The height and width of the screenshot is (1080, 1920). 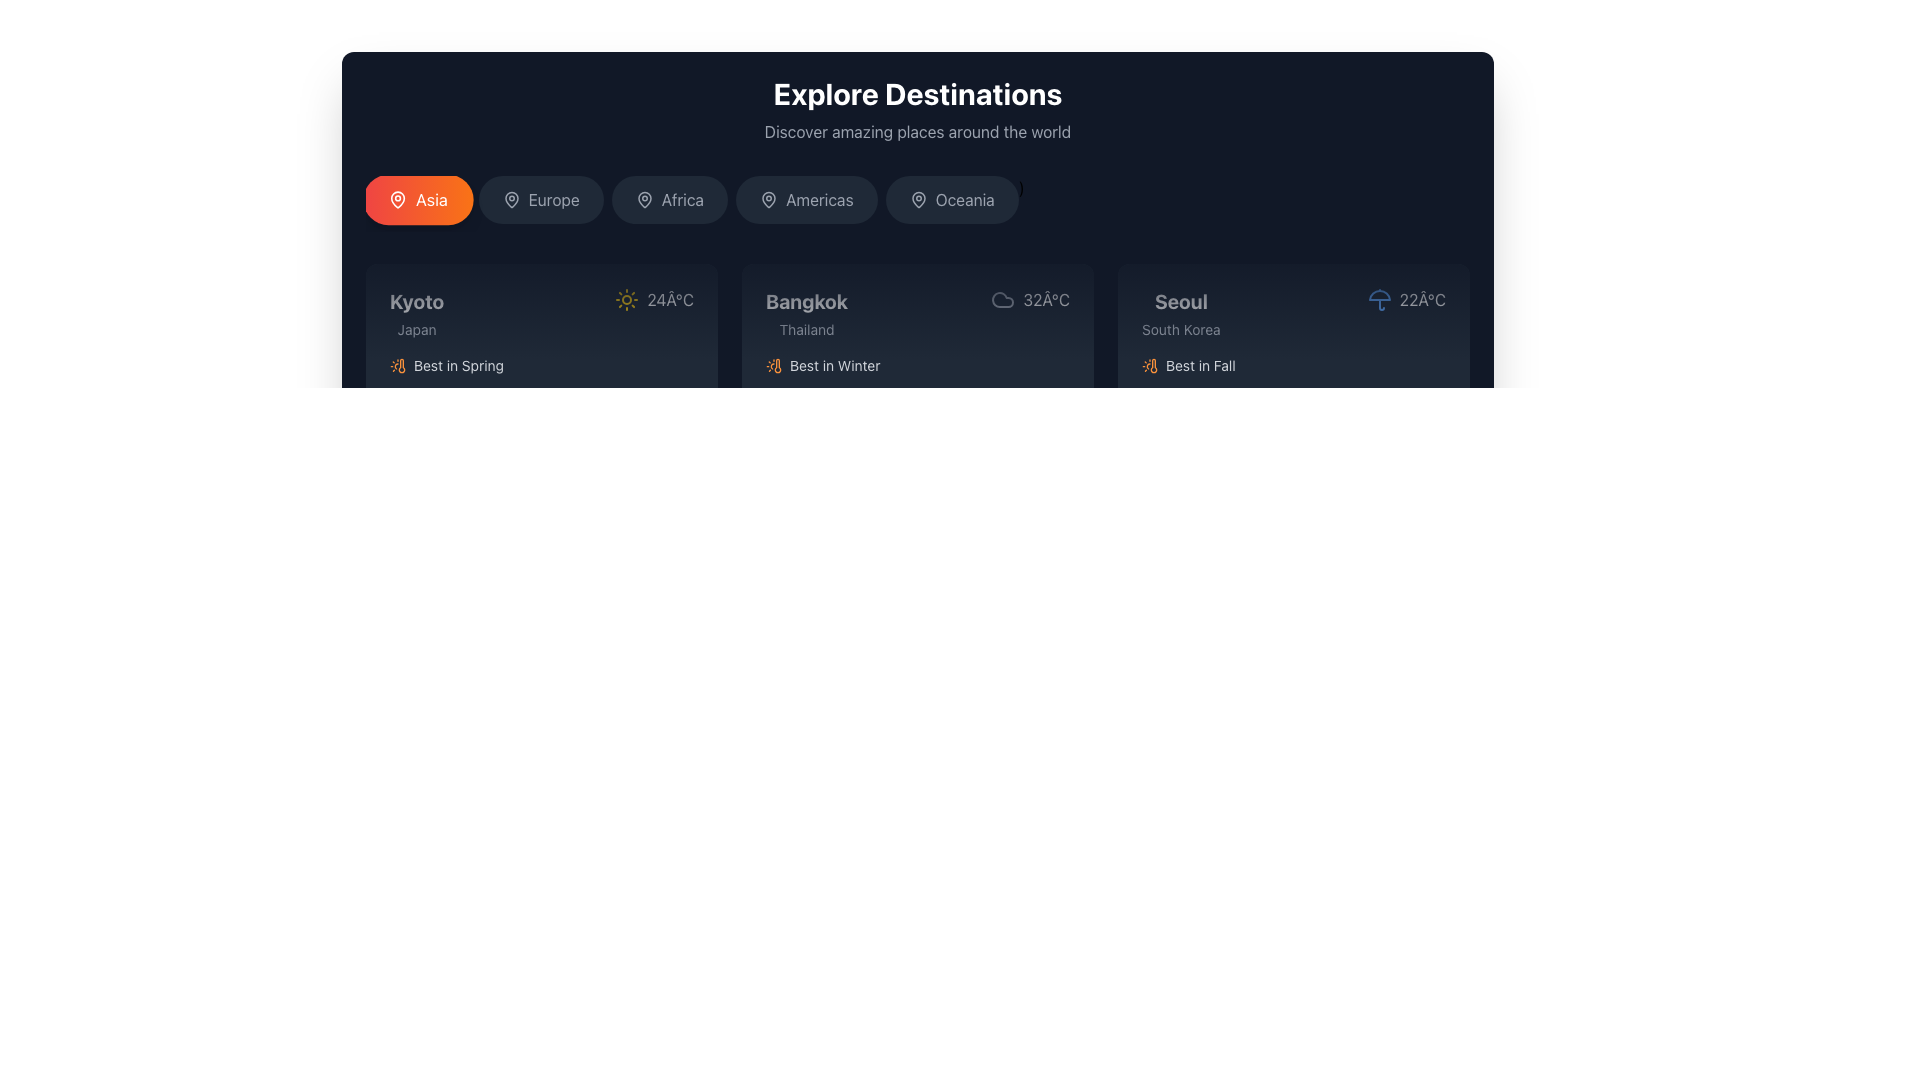 I want to click on the text label 'Europe' within the button, so click(x=553, y=200).